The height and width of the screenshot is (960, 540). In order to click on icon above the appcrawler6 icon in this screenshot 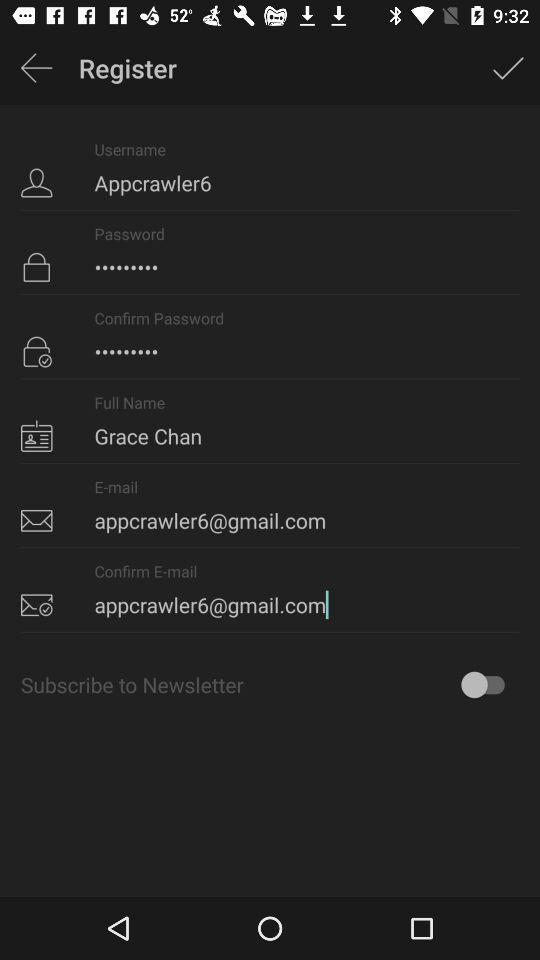, I will do `click(508, 68)`.